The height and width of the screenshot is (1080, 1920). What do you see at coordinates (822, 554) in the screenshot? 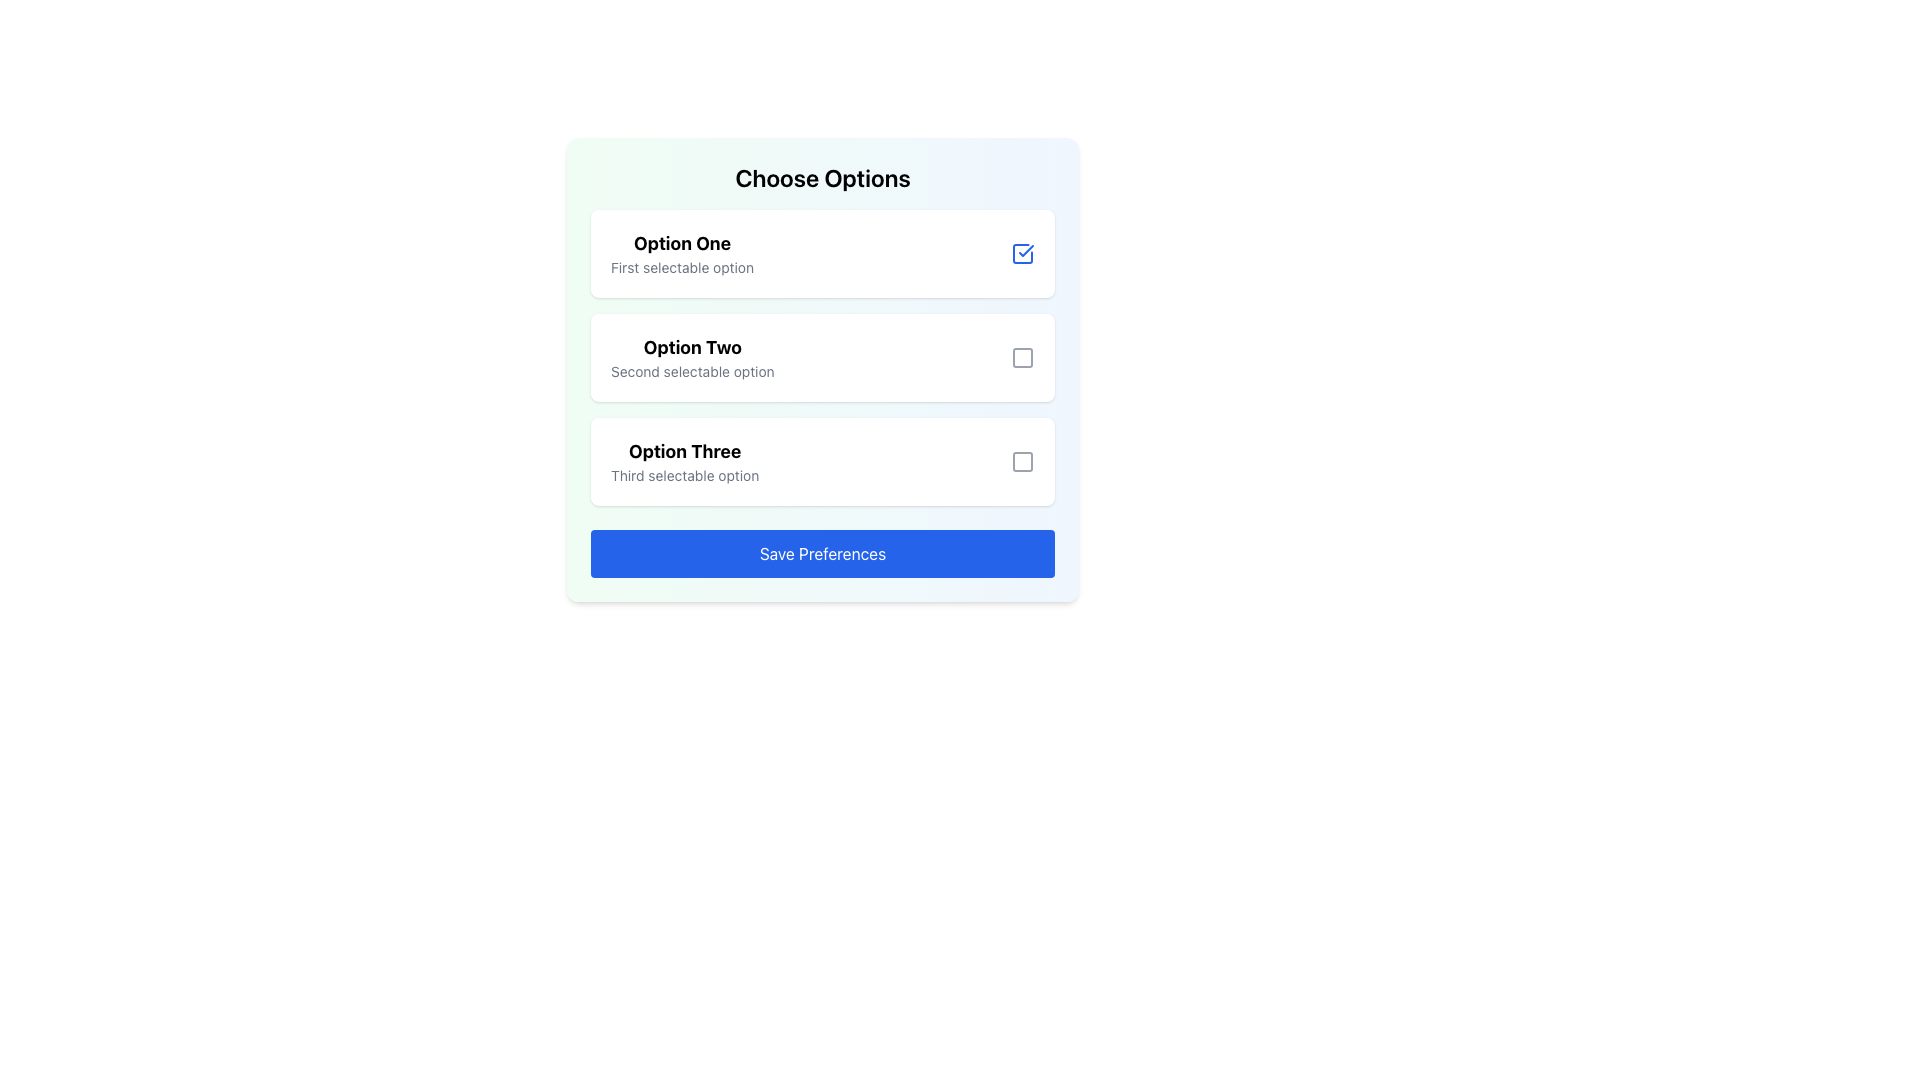
I see `the 'Save Preferences' button, which is a bold blue rectangular button with rounded corners` at bounding box center [822, 554].